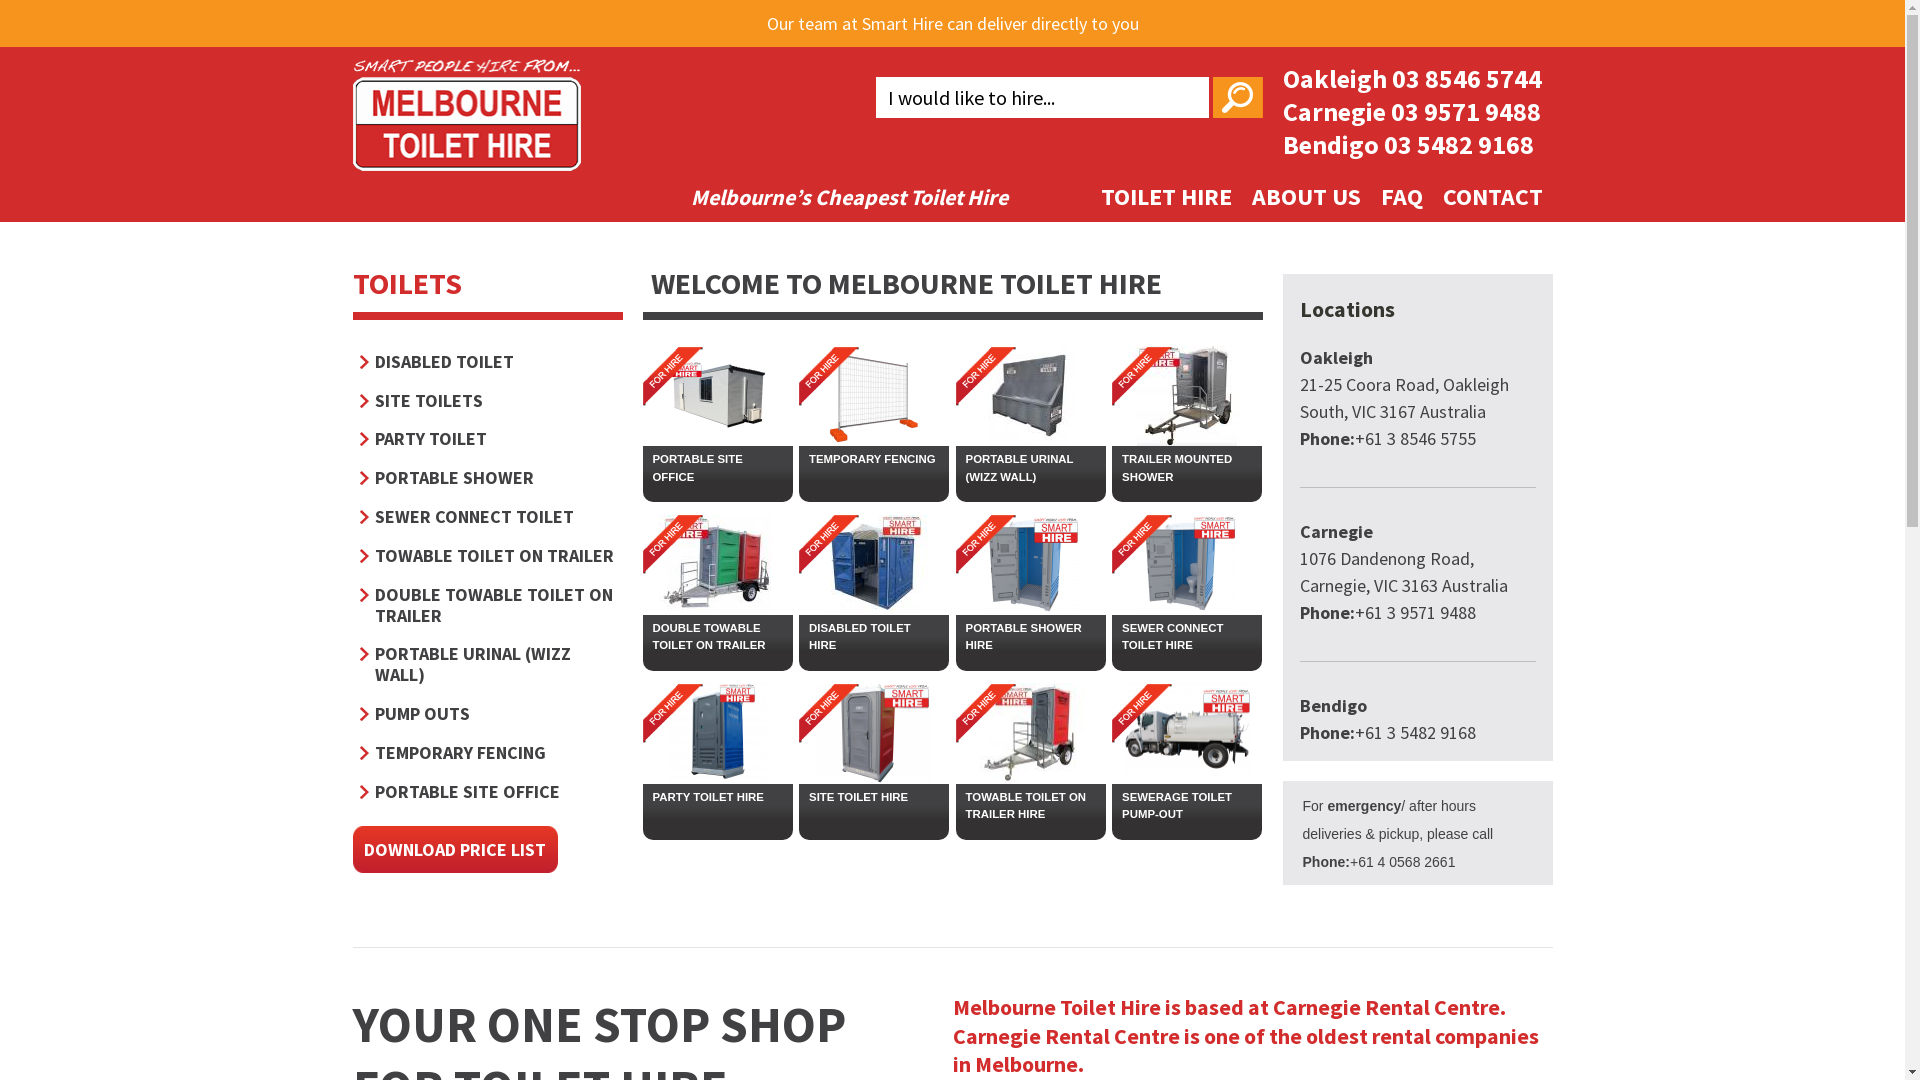 This screenshot has height=1080, width=1920. Describe the element at coordinates (360, 515) in the screenshot. I see `'SEWER CONNECT TOILET'` at that location.